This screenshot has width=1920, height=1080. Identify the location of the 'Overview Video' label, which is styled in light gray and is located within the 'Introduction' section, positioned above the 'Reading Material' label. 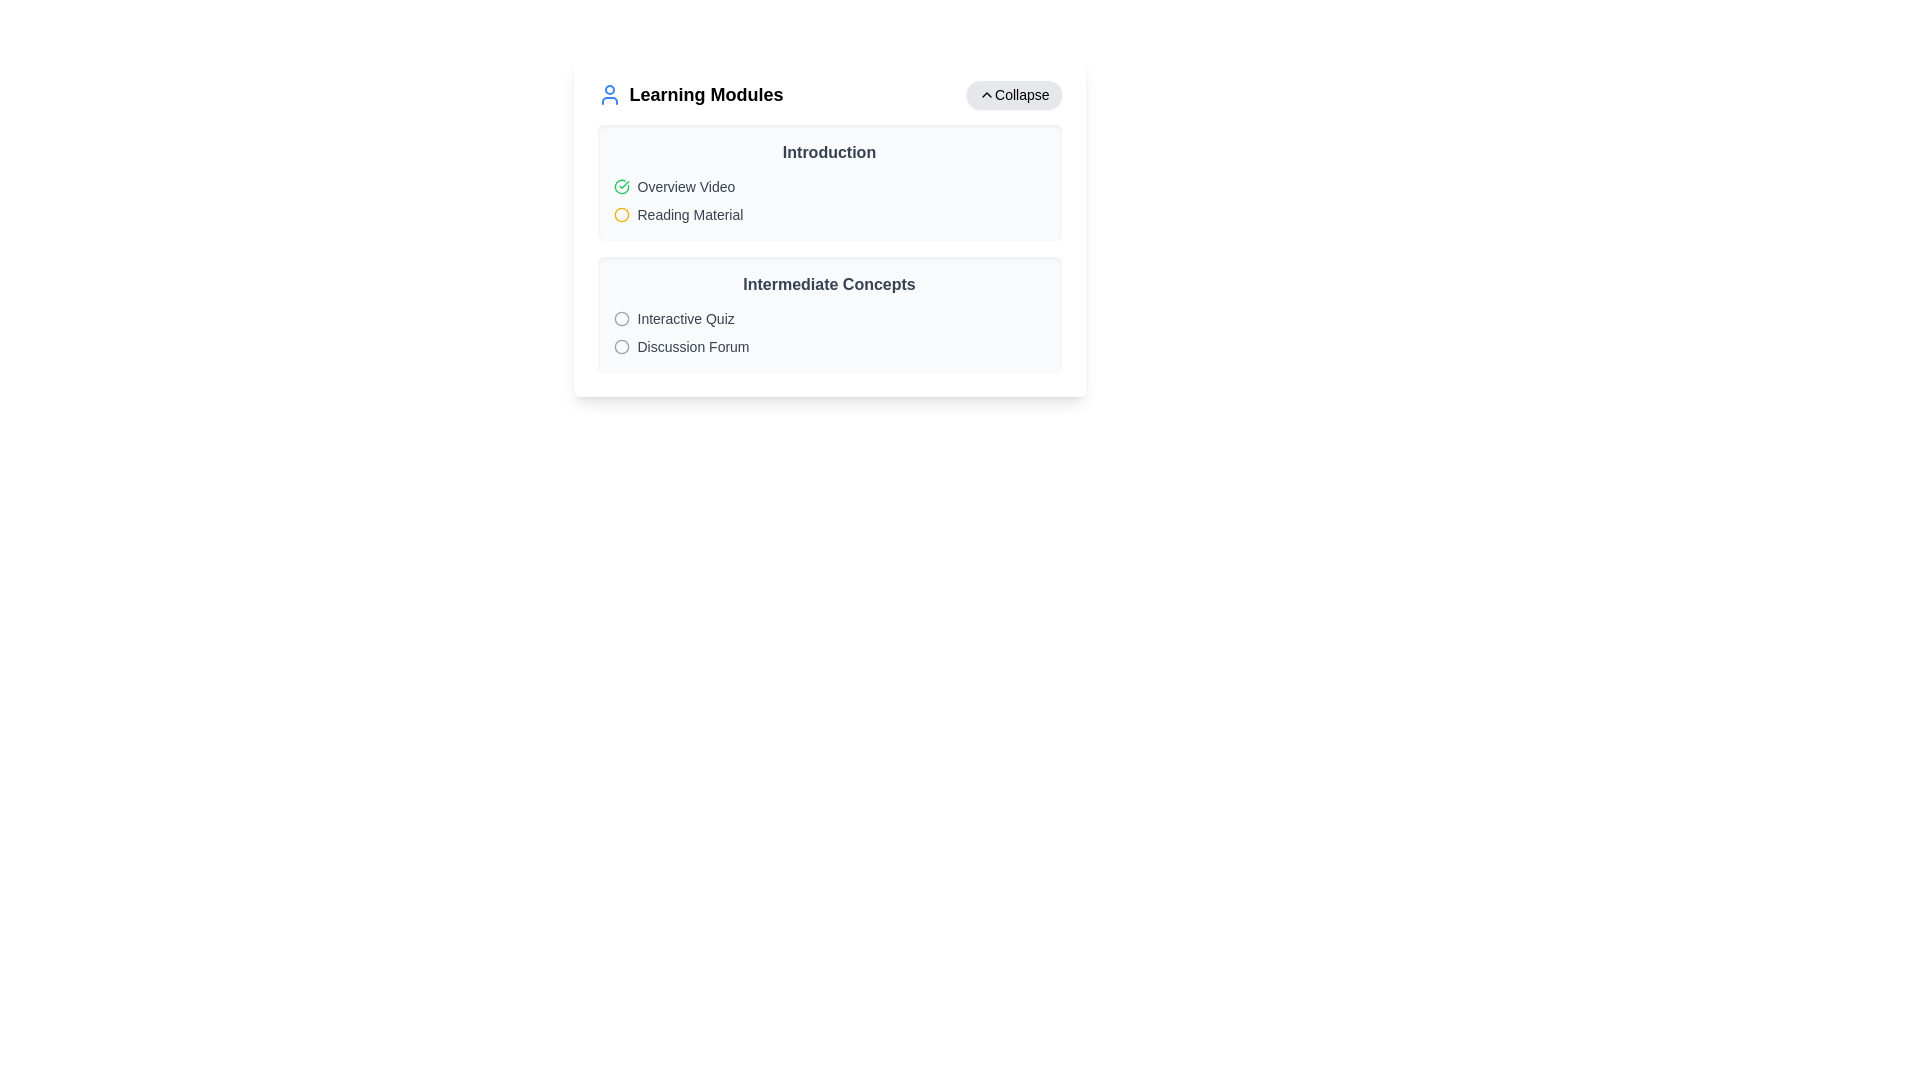
(686, 186).